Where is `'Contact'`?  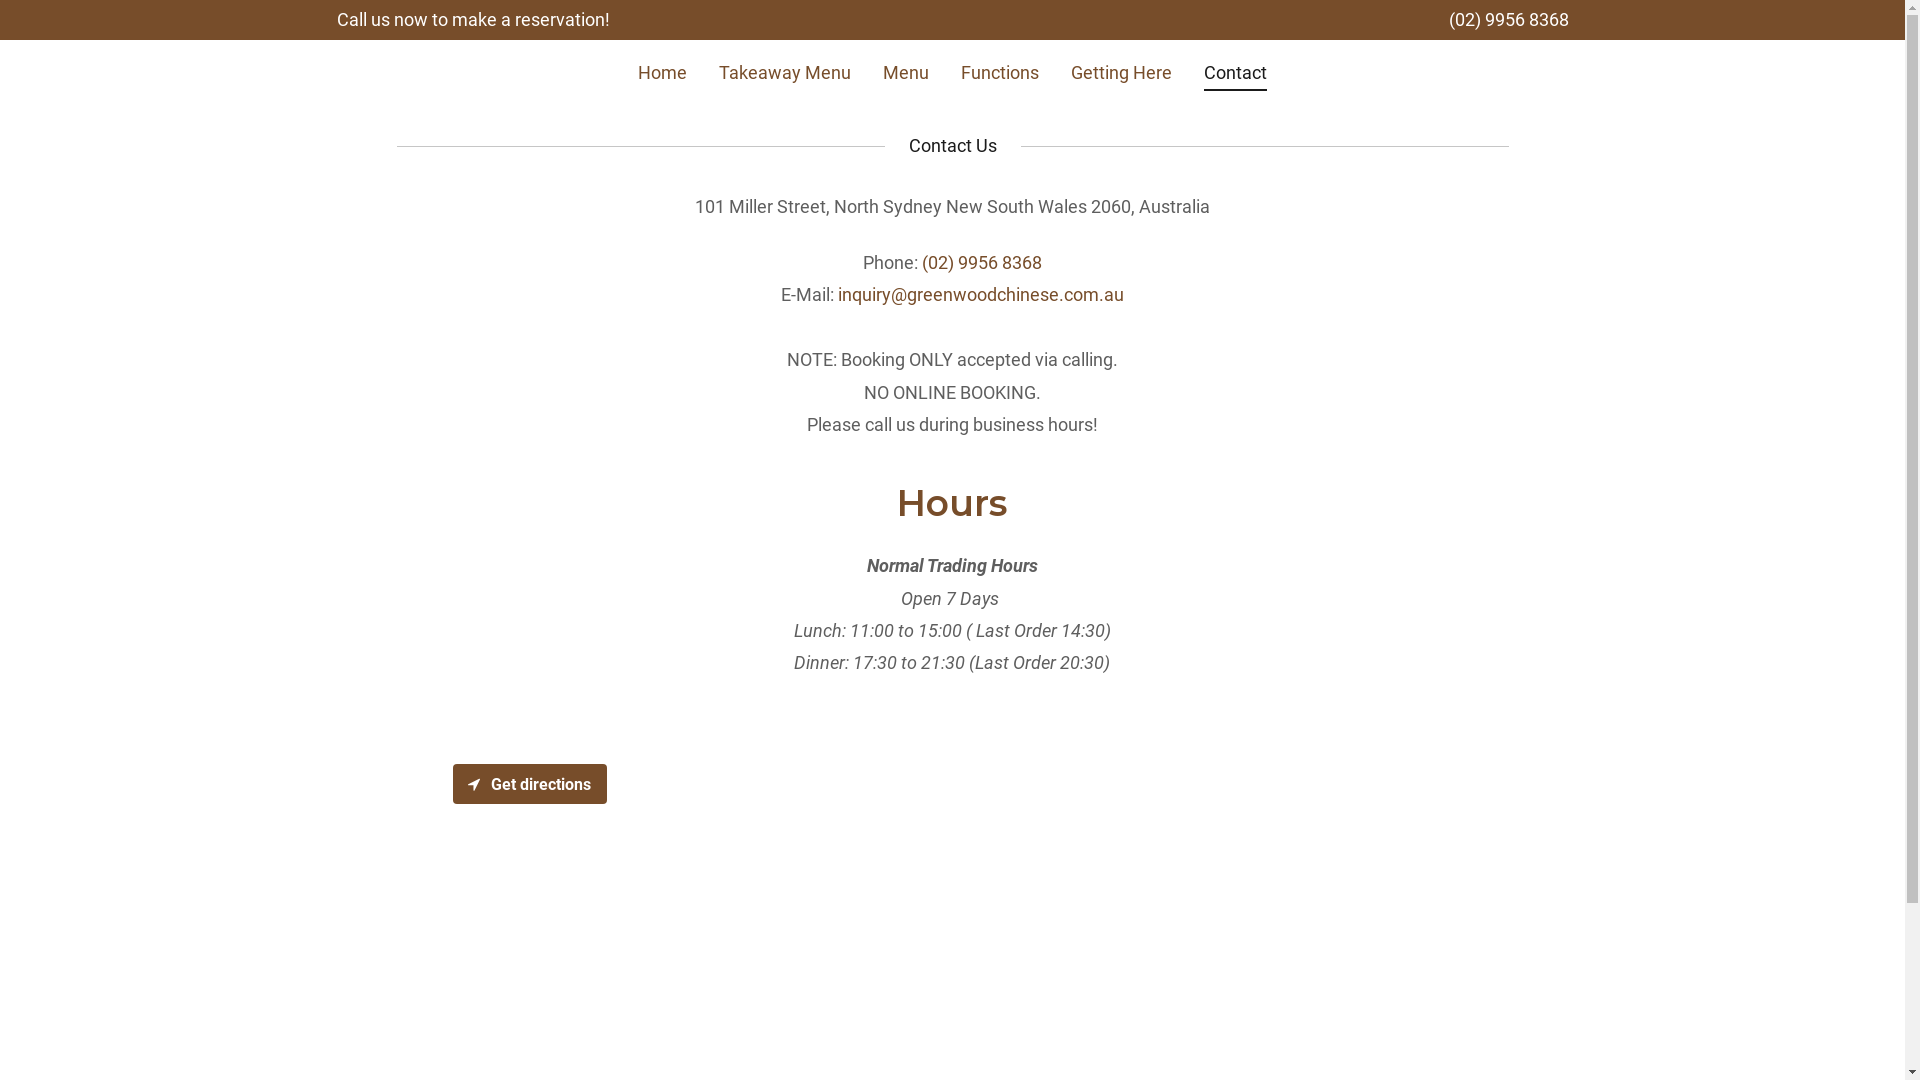
'Contact' is located at coordinates (1234, 75).